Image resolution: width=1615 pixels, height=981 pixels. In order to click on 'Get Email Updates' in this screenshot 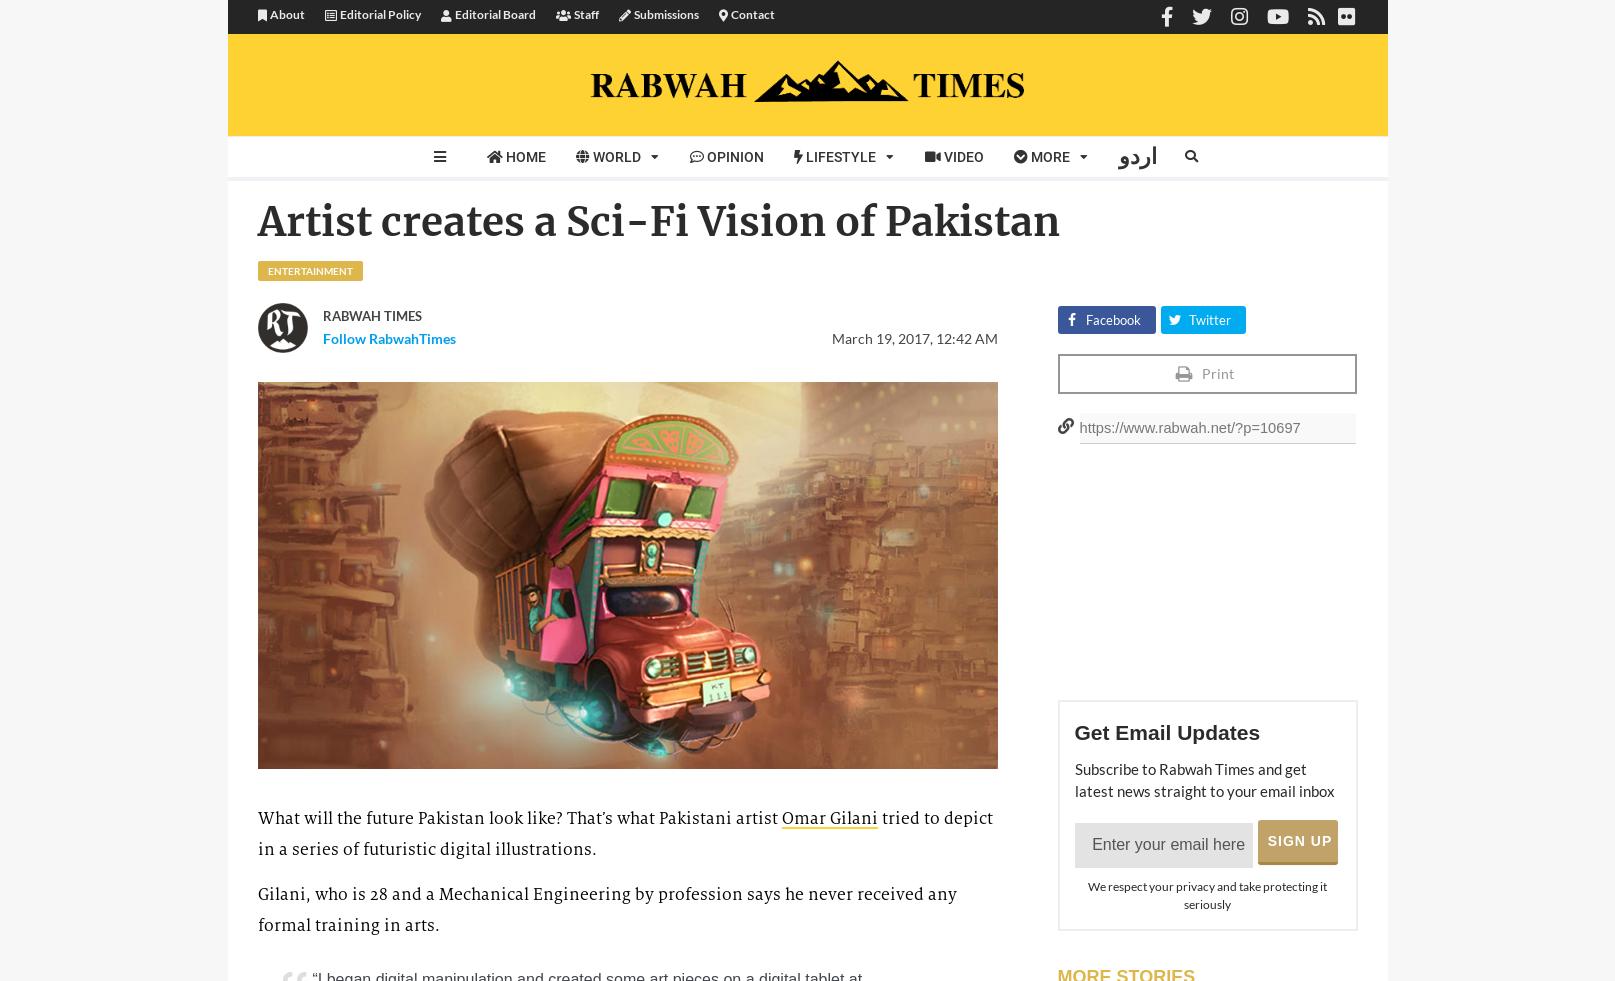, I will do `click(1166, 731)`.